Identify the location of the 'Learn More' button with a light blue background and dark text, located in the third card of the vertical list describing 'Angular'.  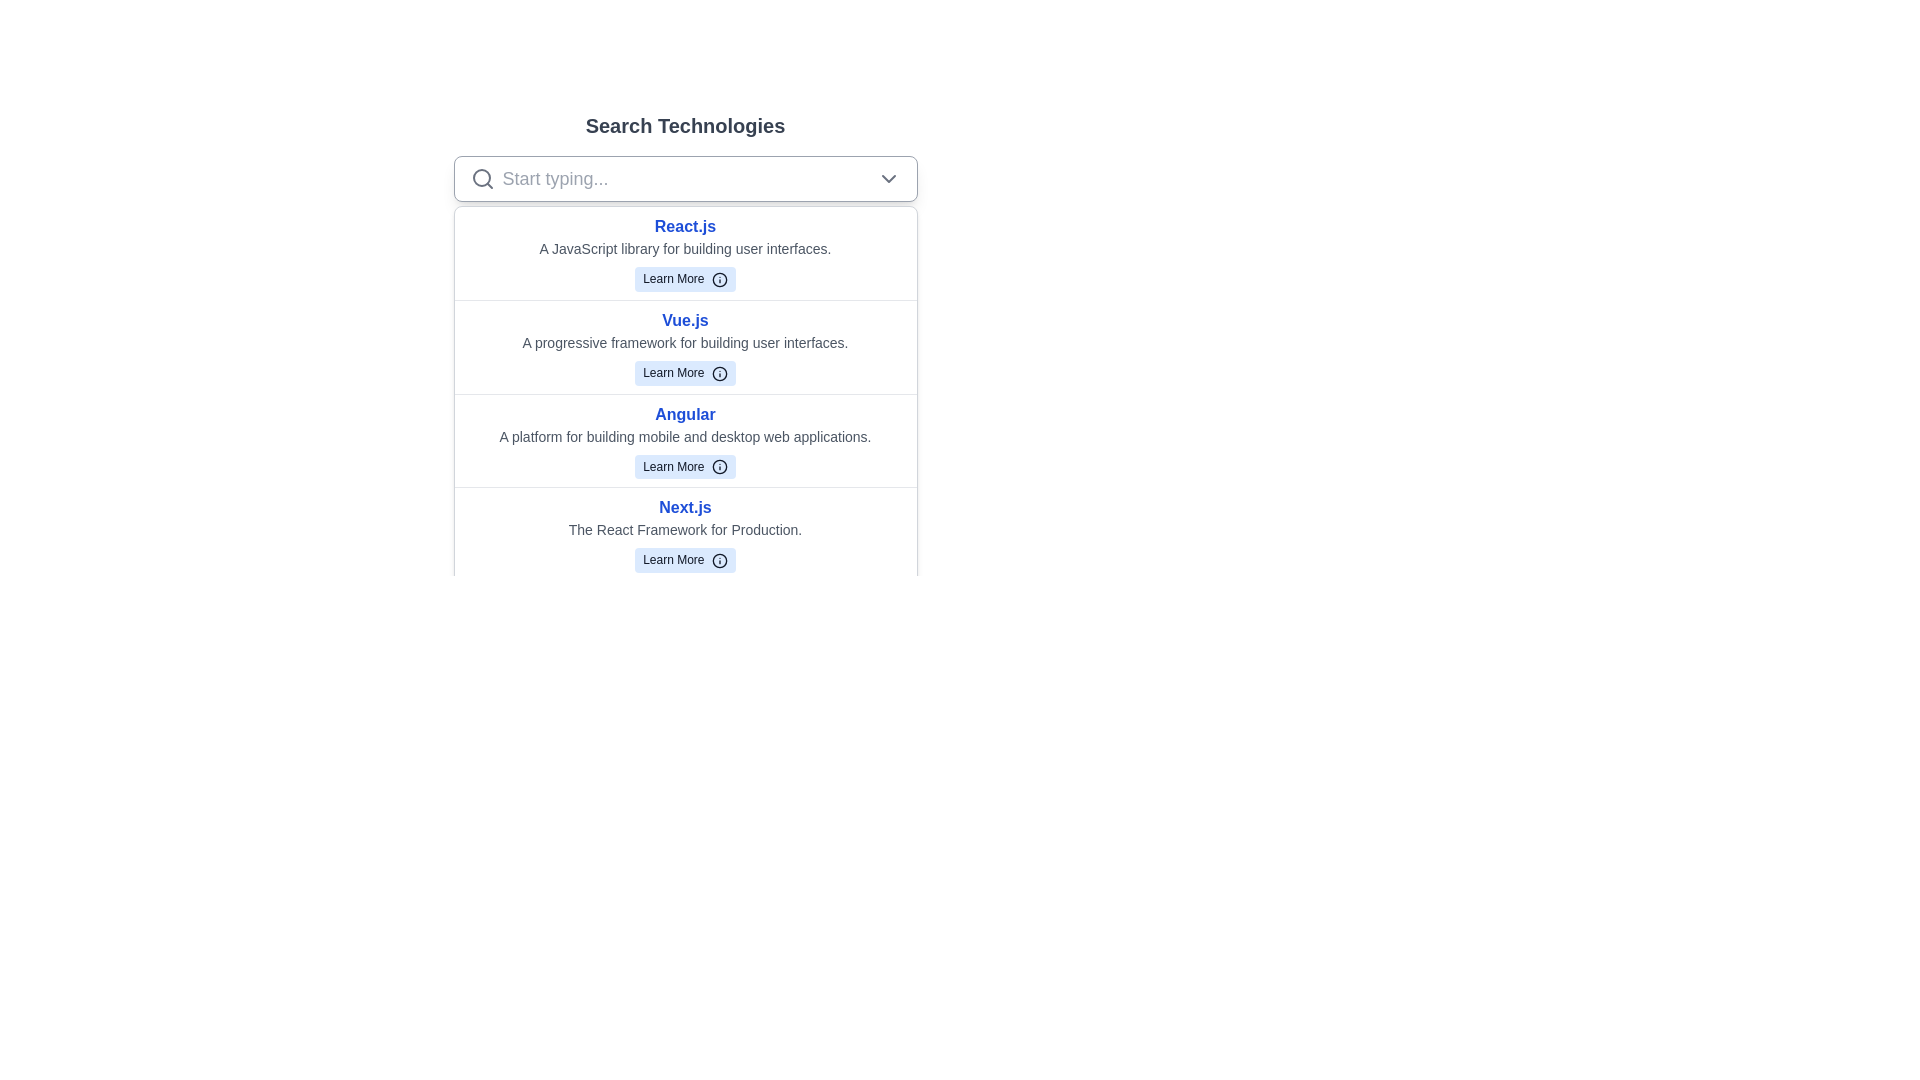
(685, 467).